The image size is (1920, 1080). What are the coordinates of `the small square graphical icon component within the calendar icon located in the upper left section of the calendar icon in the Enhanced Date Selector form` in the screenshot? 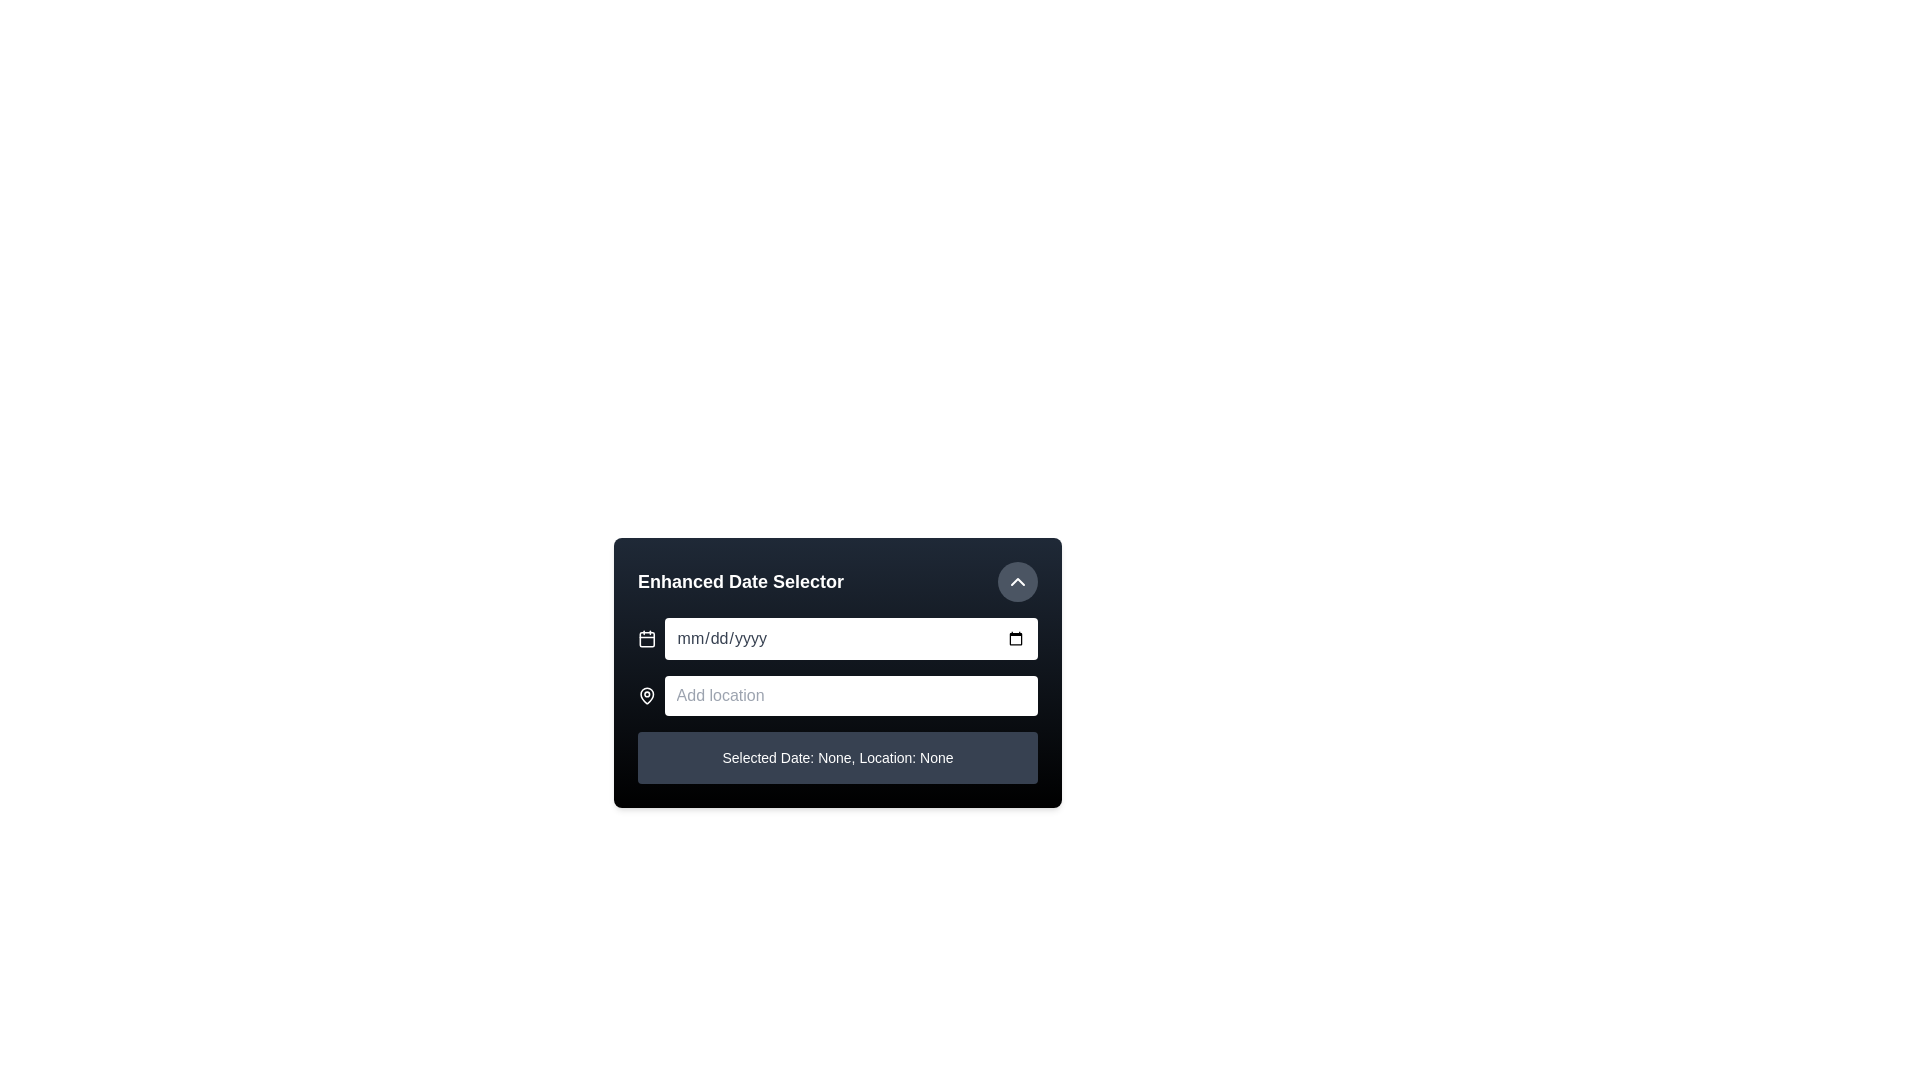 It's located at (647, 639).